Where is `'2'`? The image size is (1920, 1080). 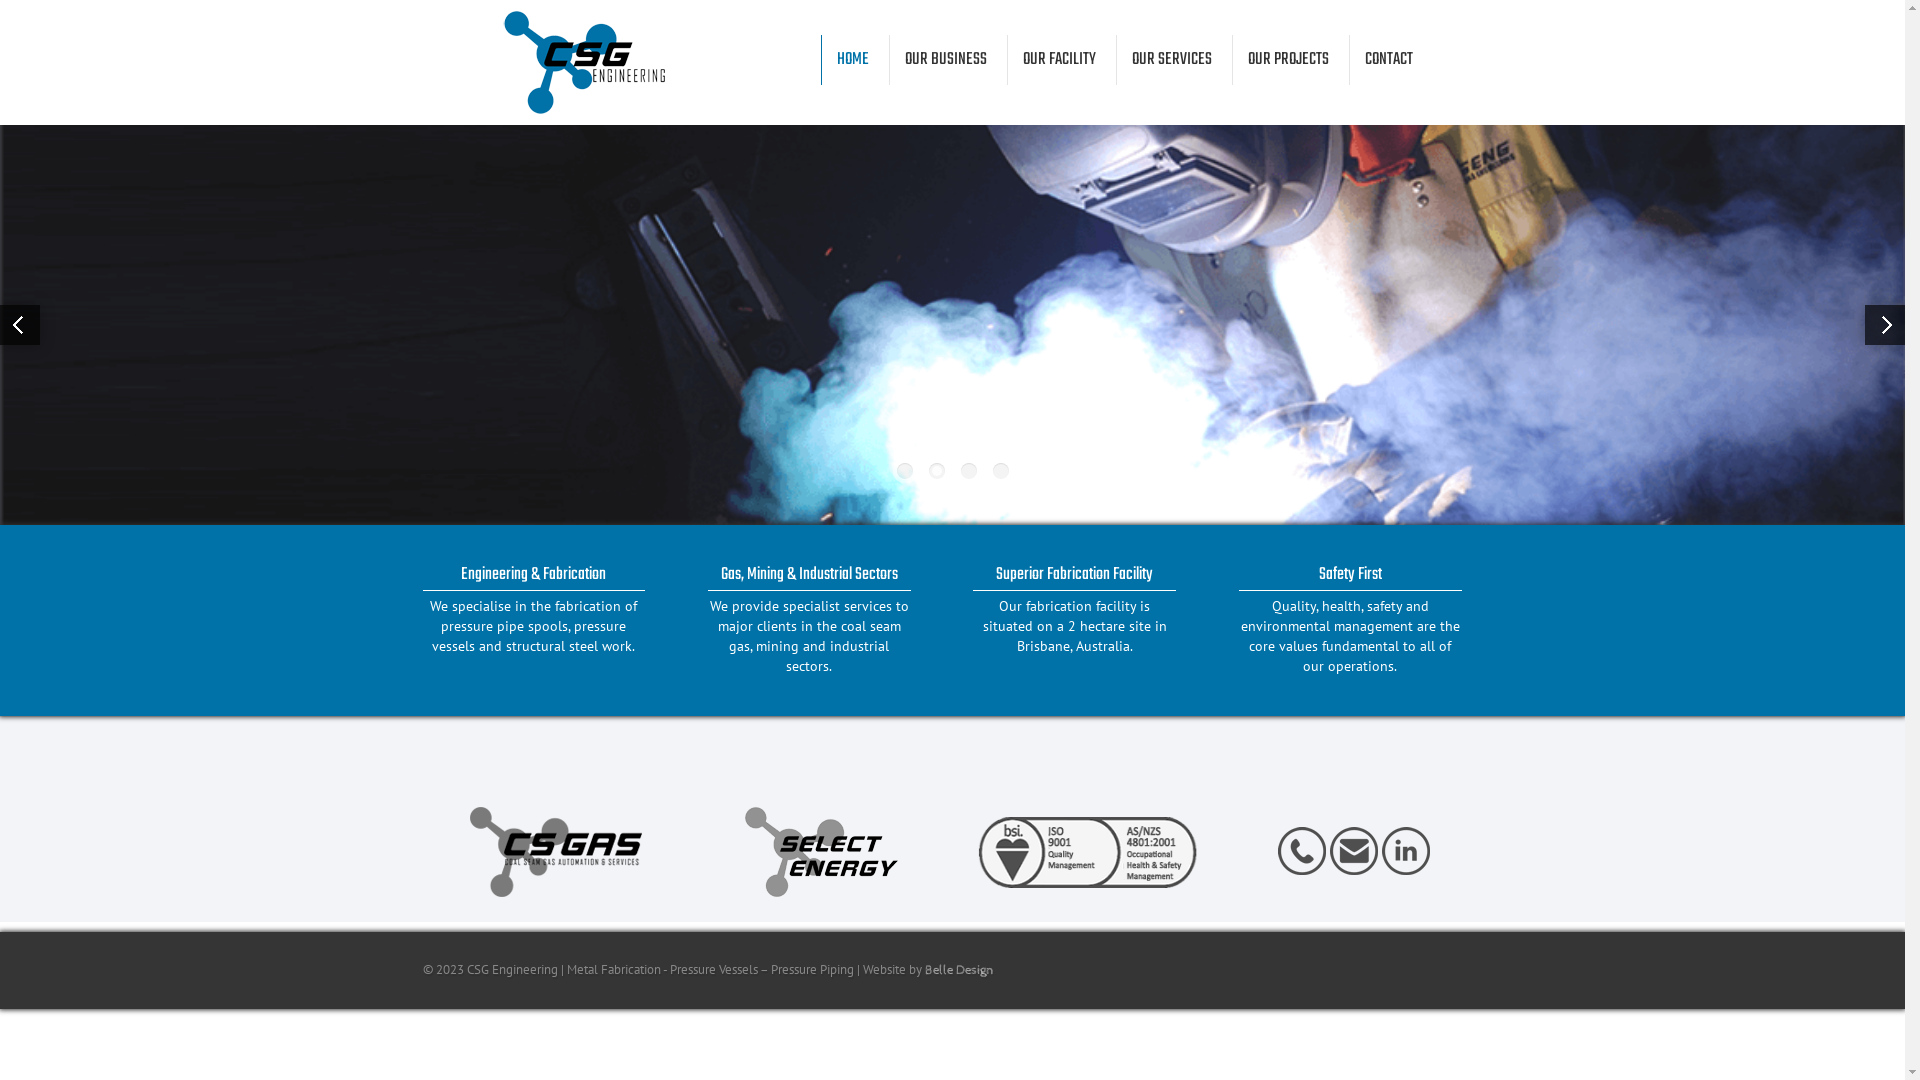
'2' is located at coordinates (935, 470).